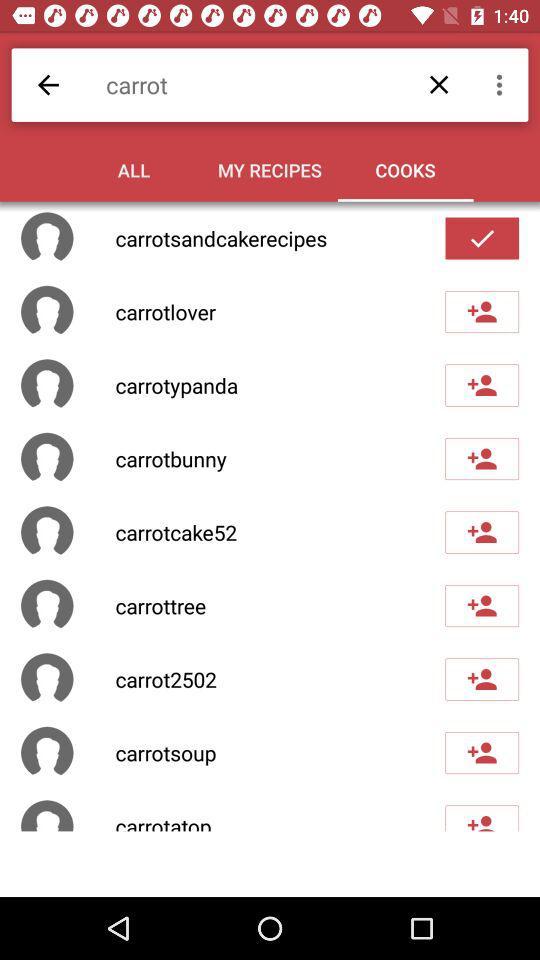  What do you see at coordinates (481, 604) in the screenshot?
I see `to followed` at bounding box center [481, 604].